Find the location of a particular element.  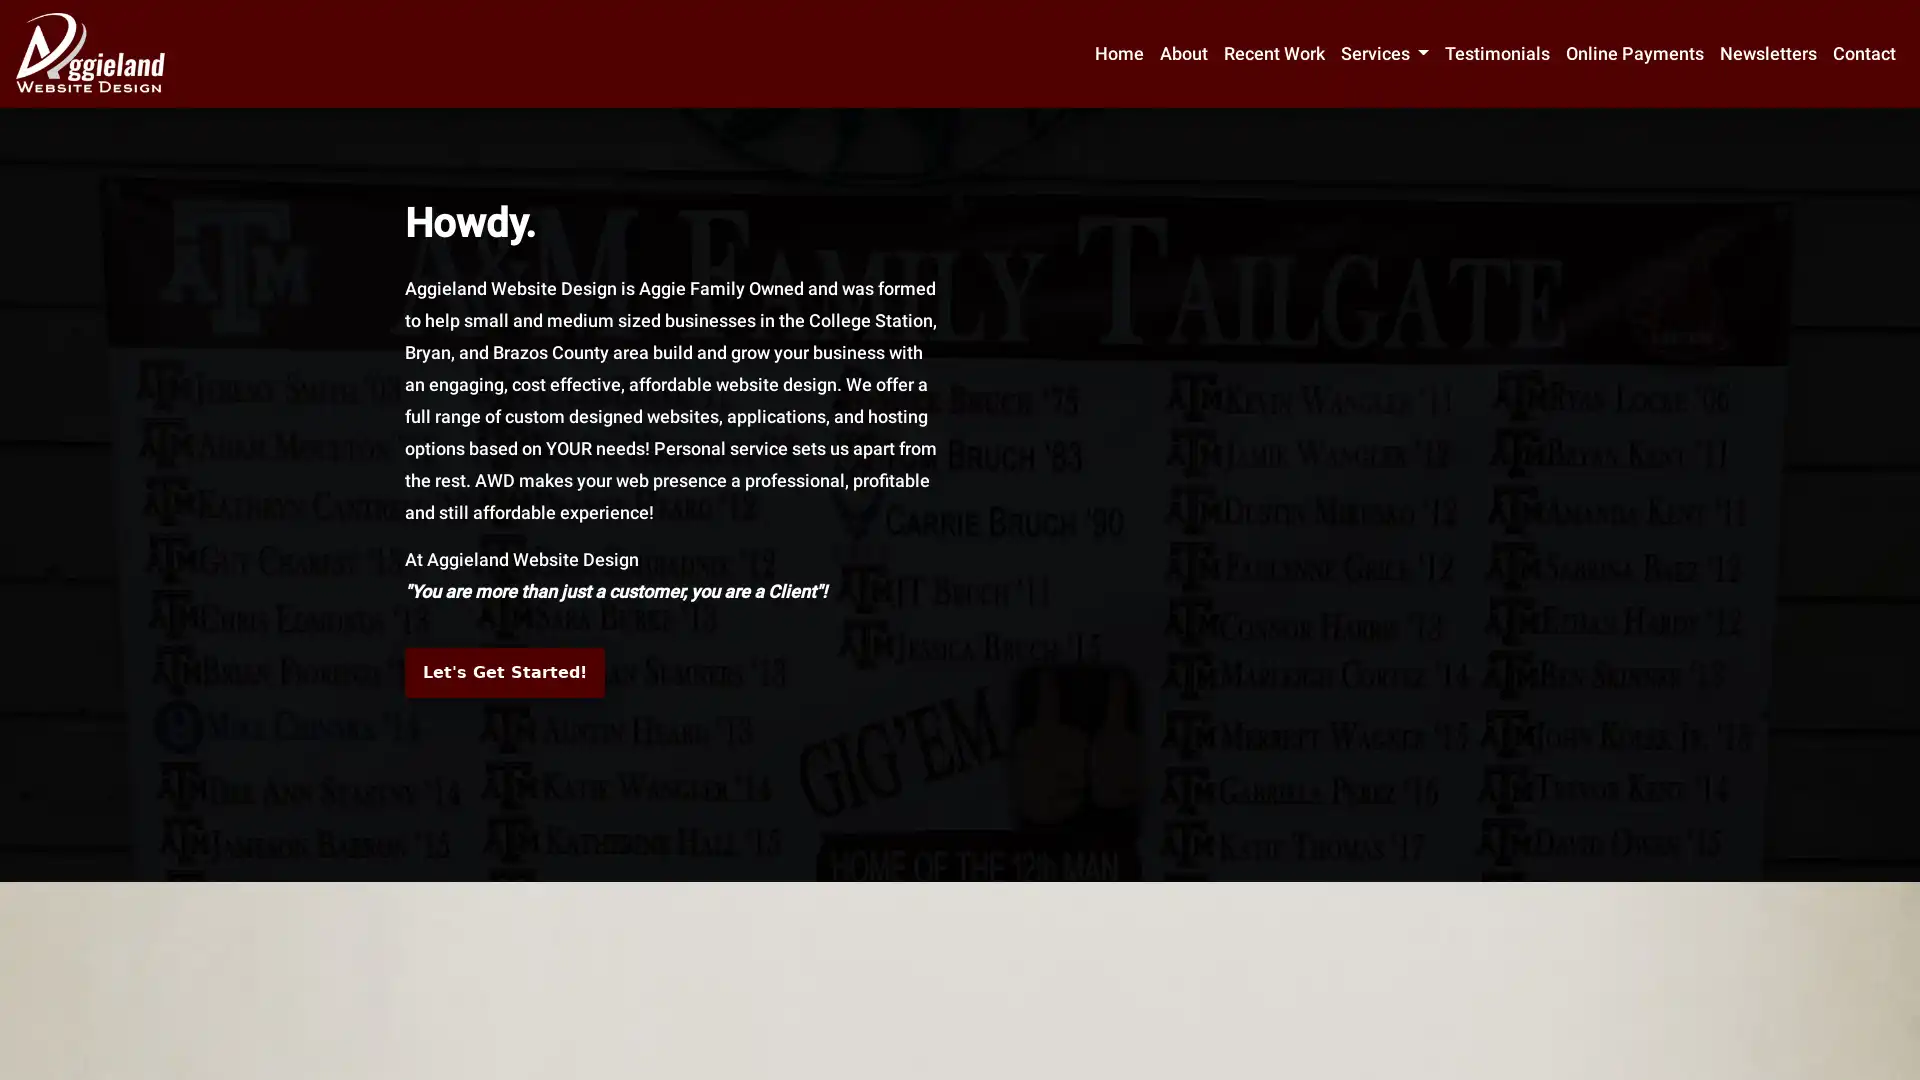

Let's Get Started! is located at coordinates (504, 672).